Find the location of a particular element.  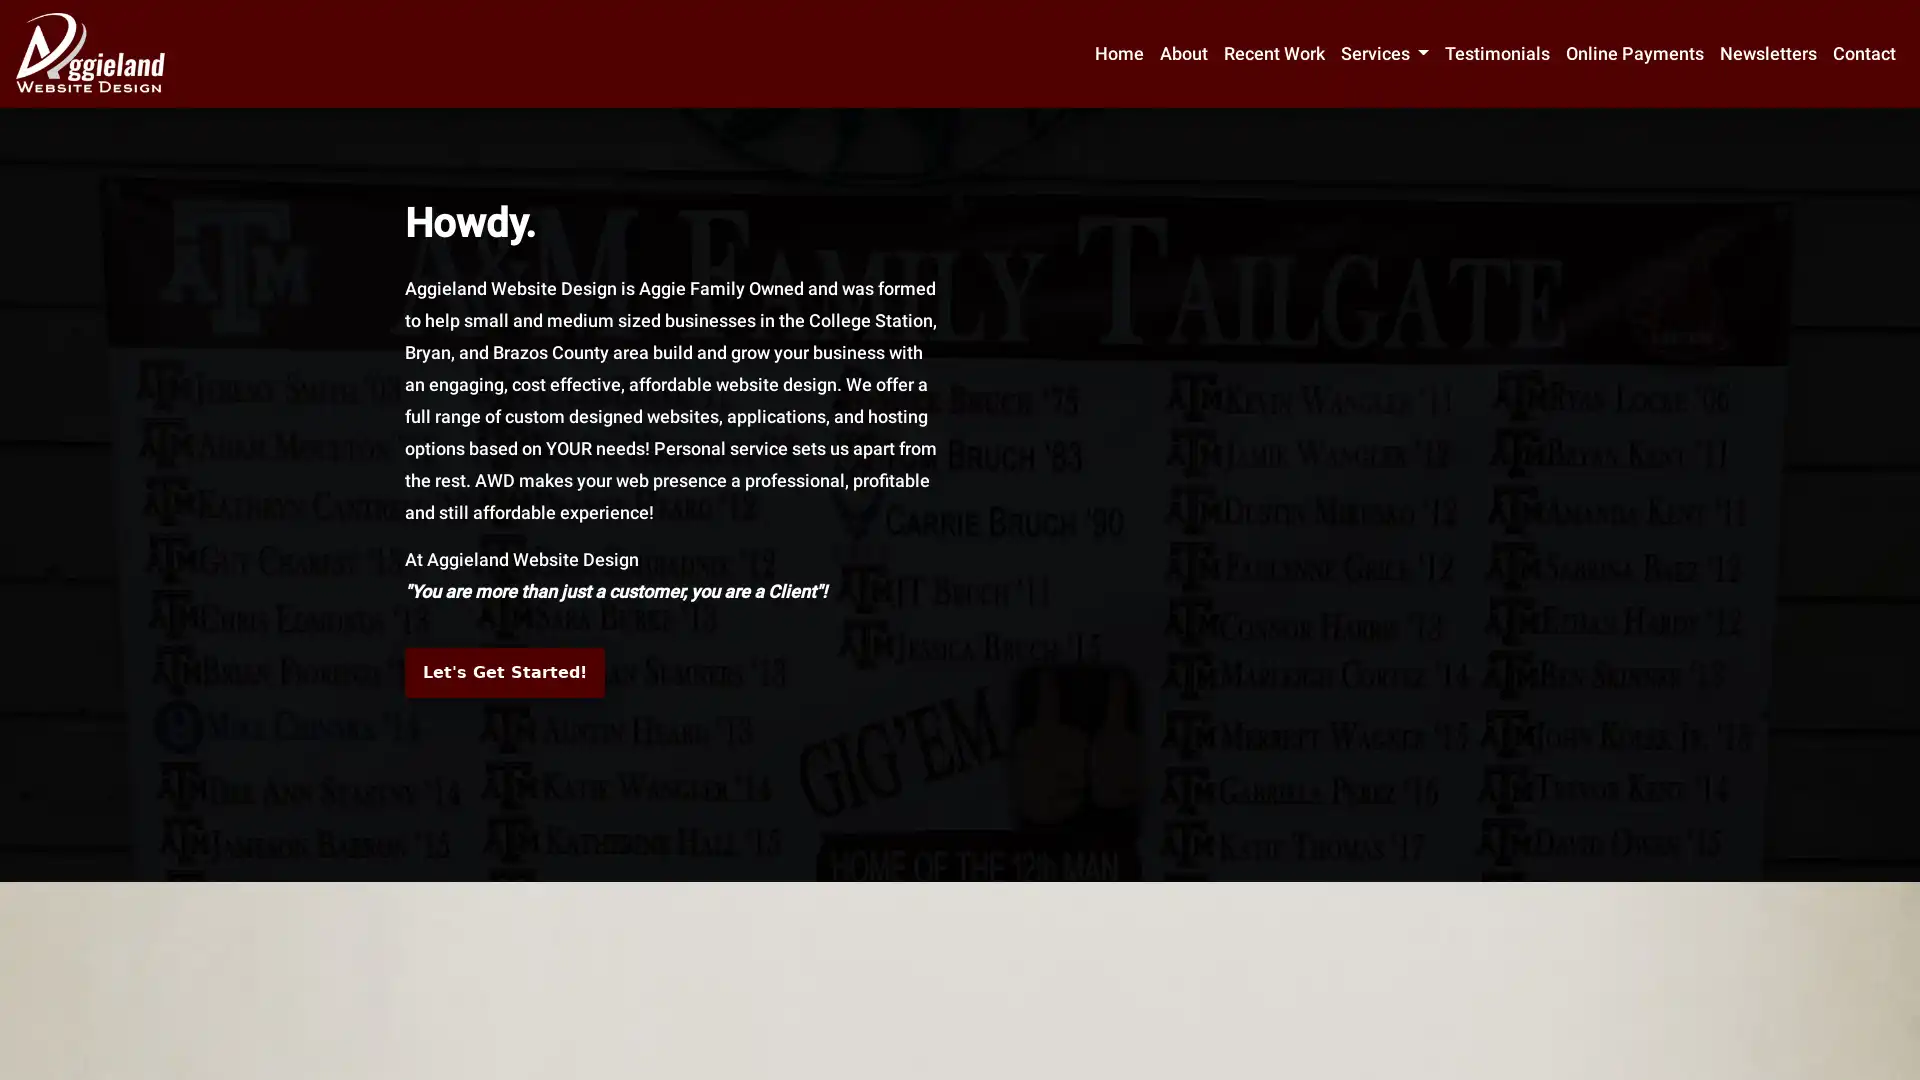

Let's Get Started! is located at coordinates (504, 672).